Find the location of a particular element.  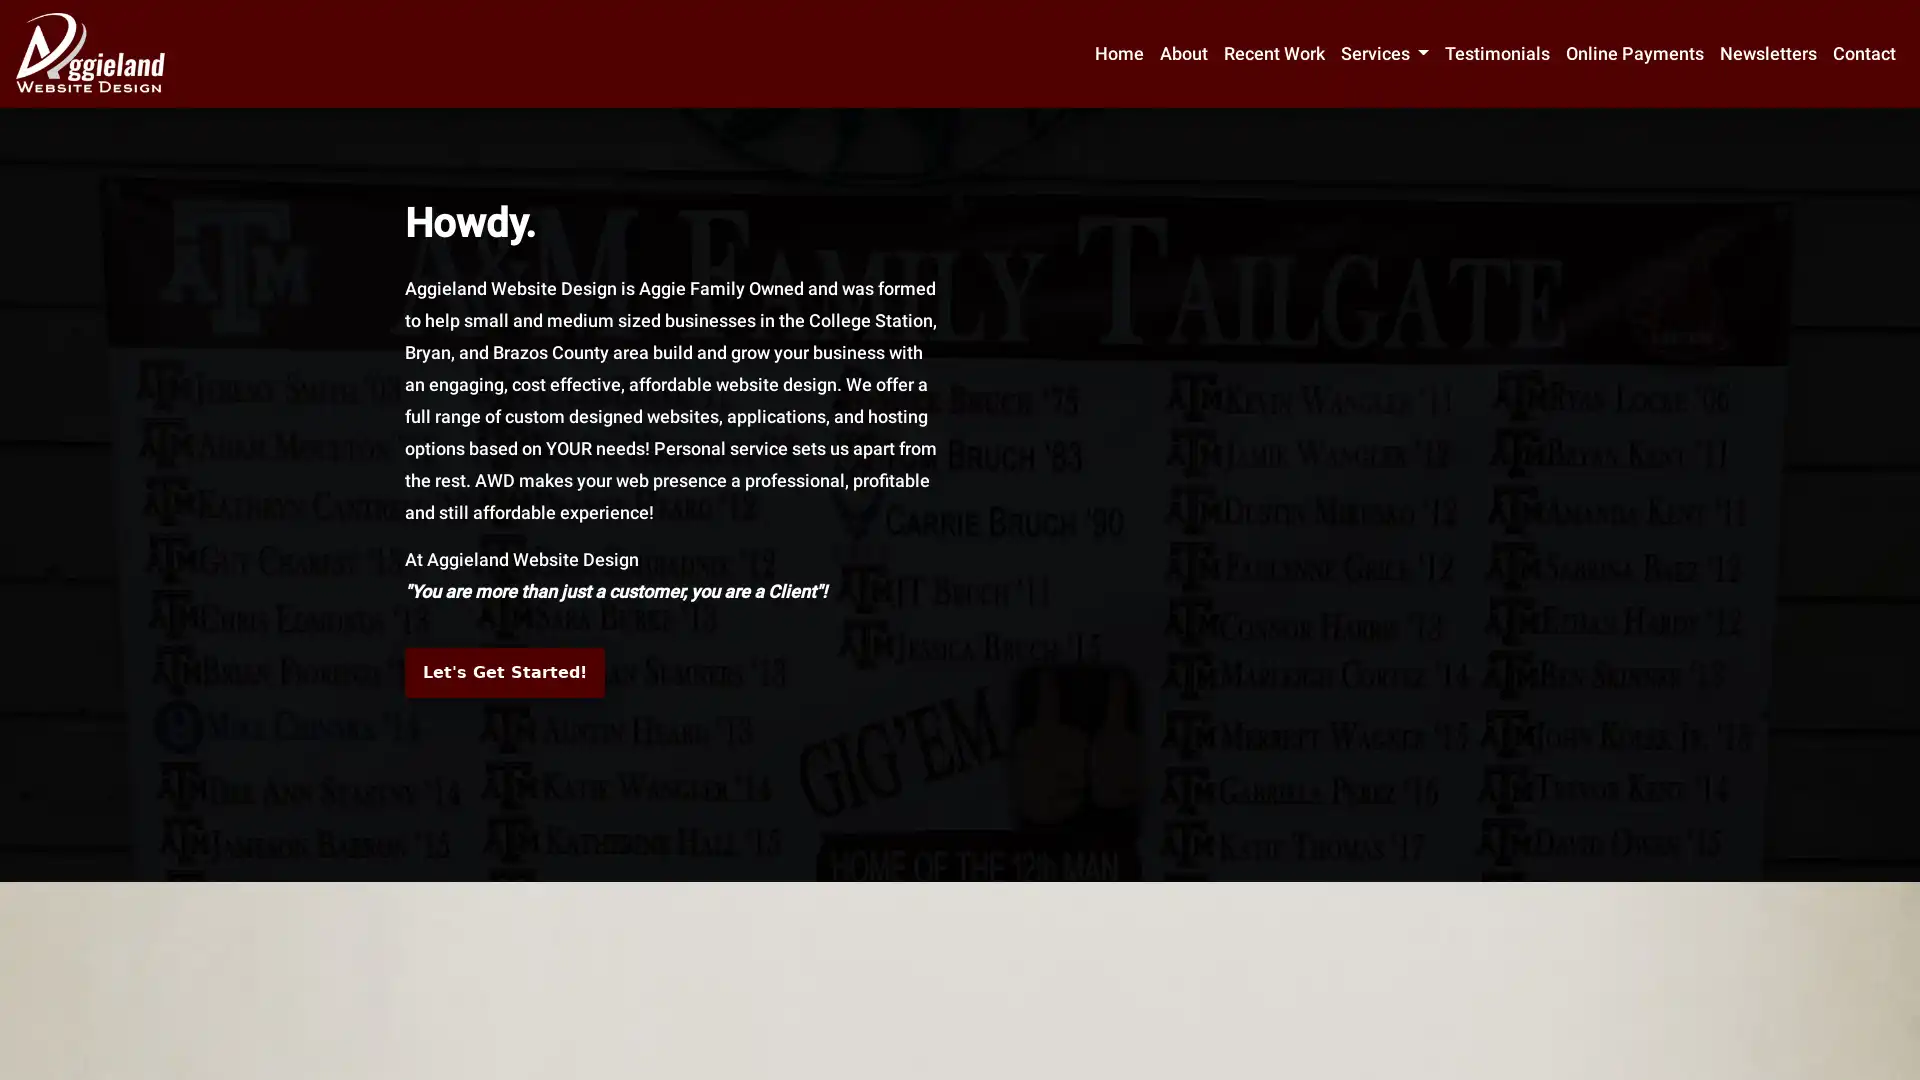

Let's Get Started! is located at coordinates (504, 672).